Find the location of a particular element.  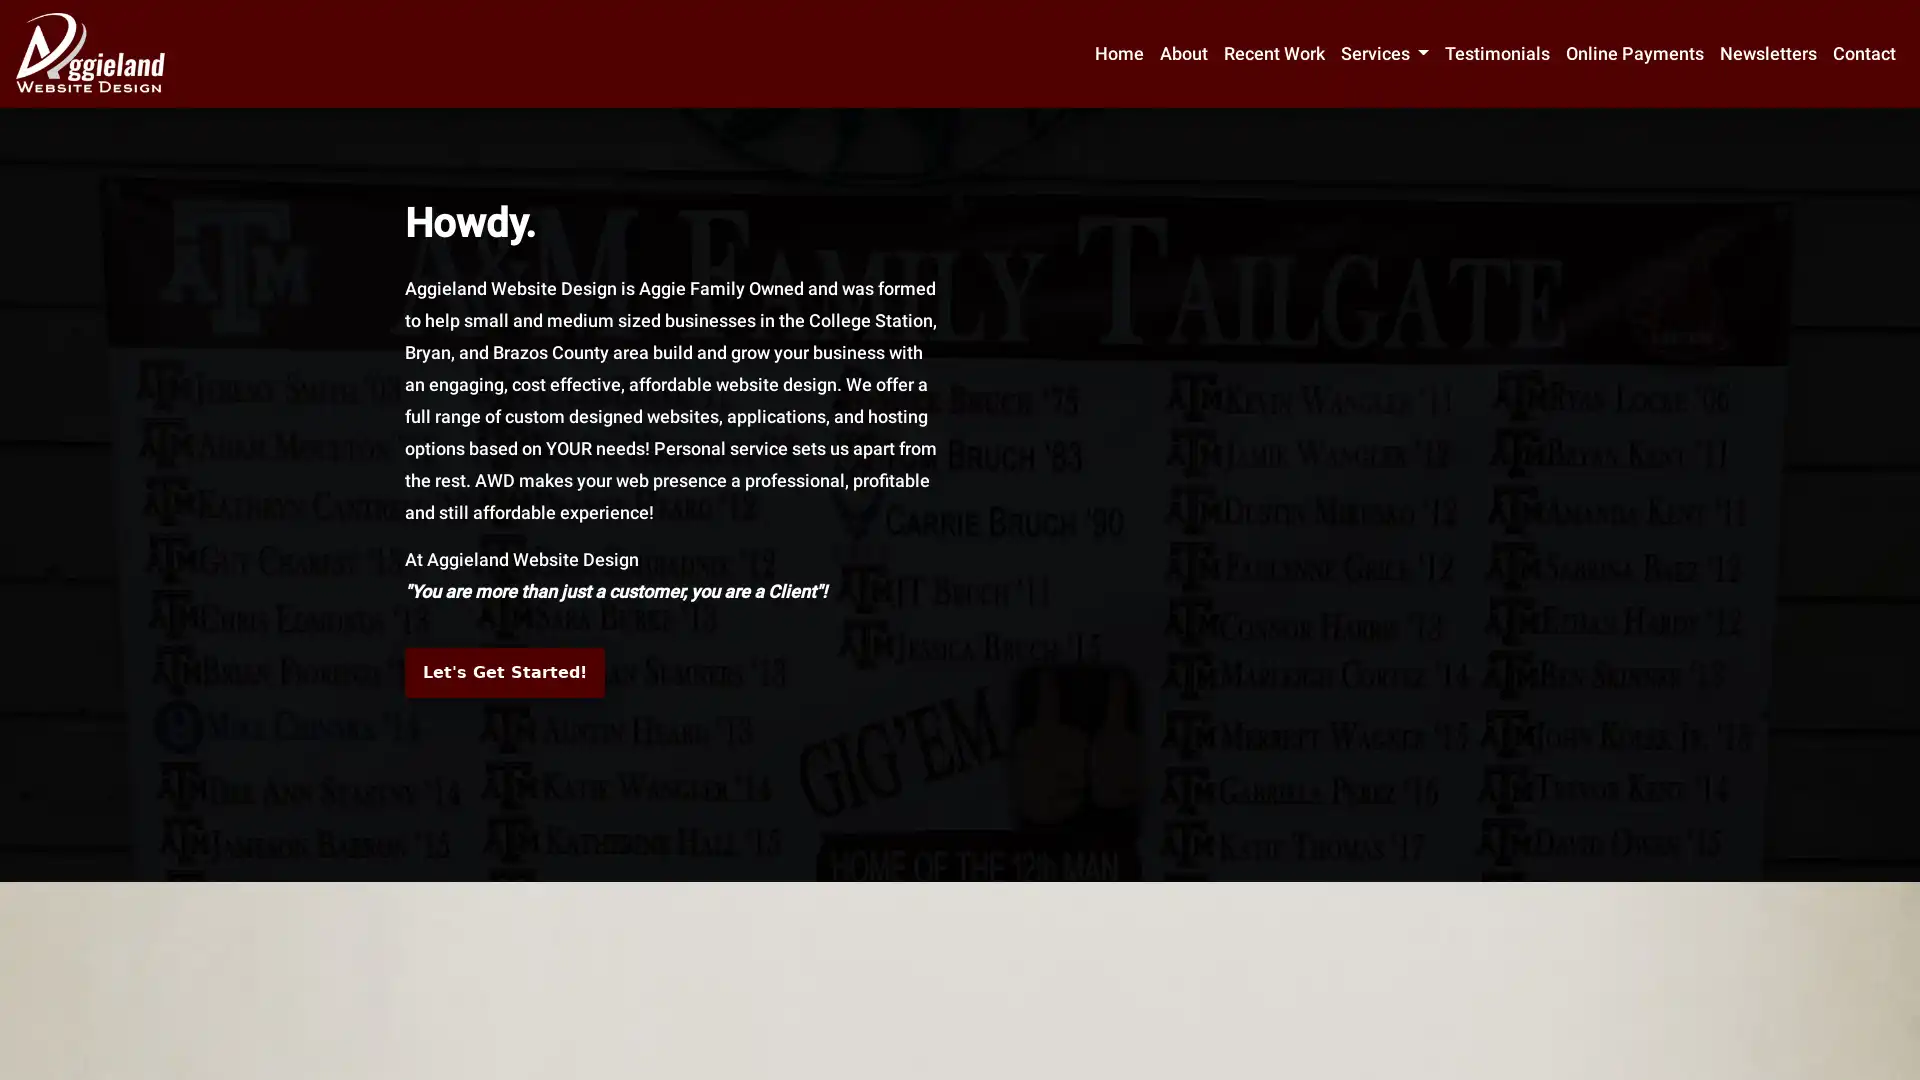

Let's Get Started! is located at coordinates (504, 672).